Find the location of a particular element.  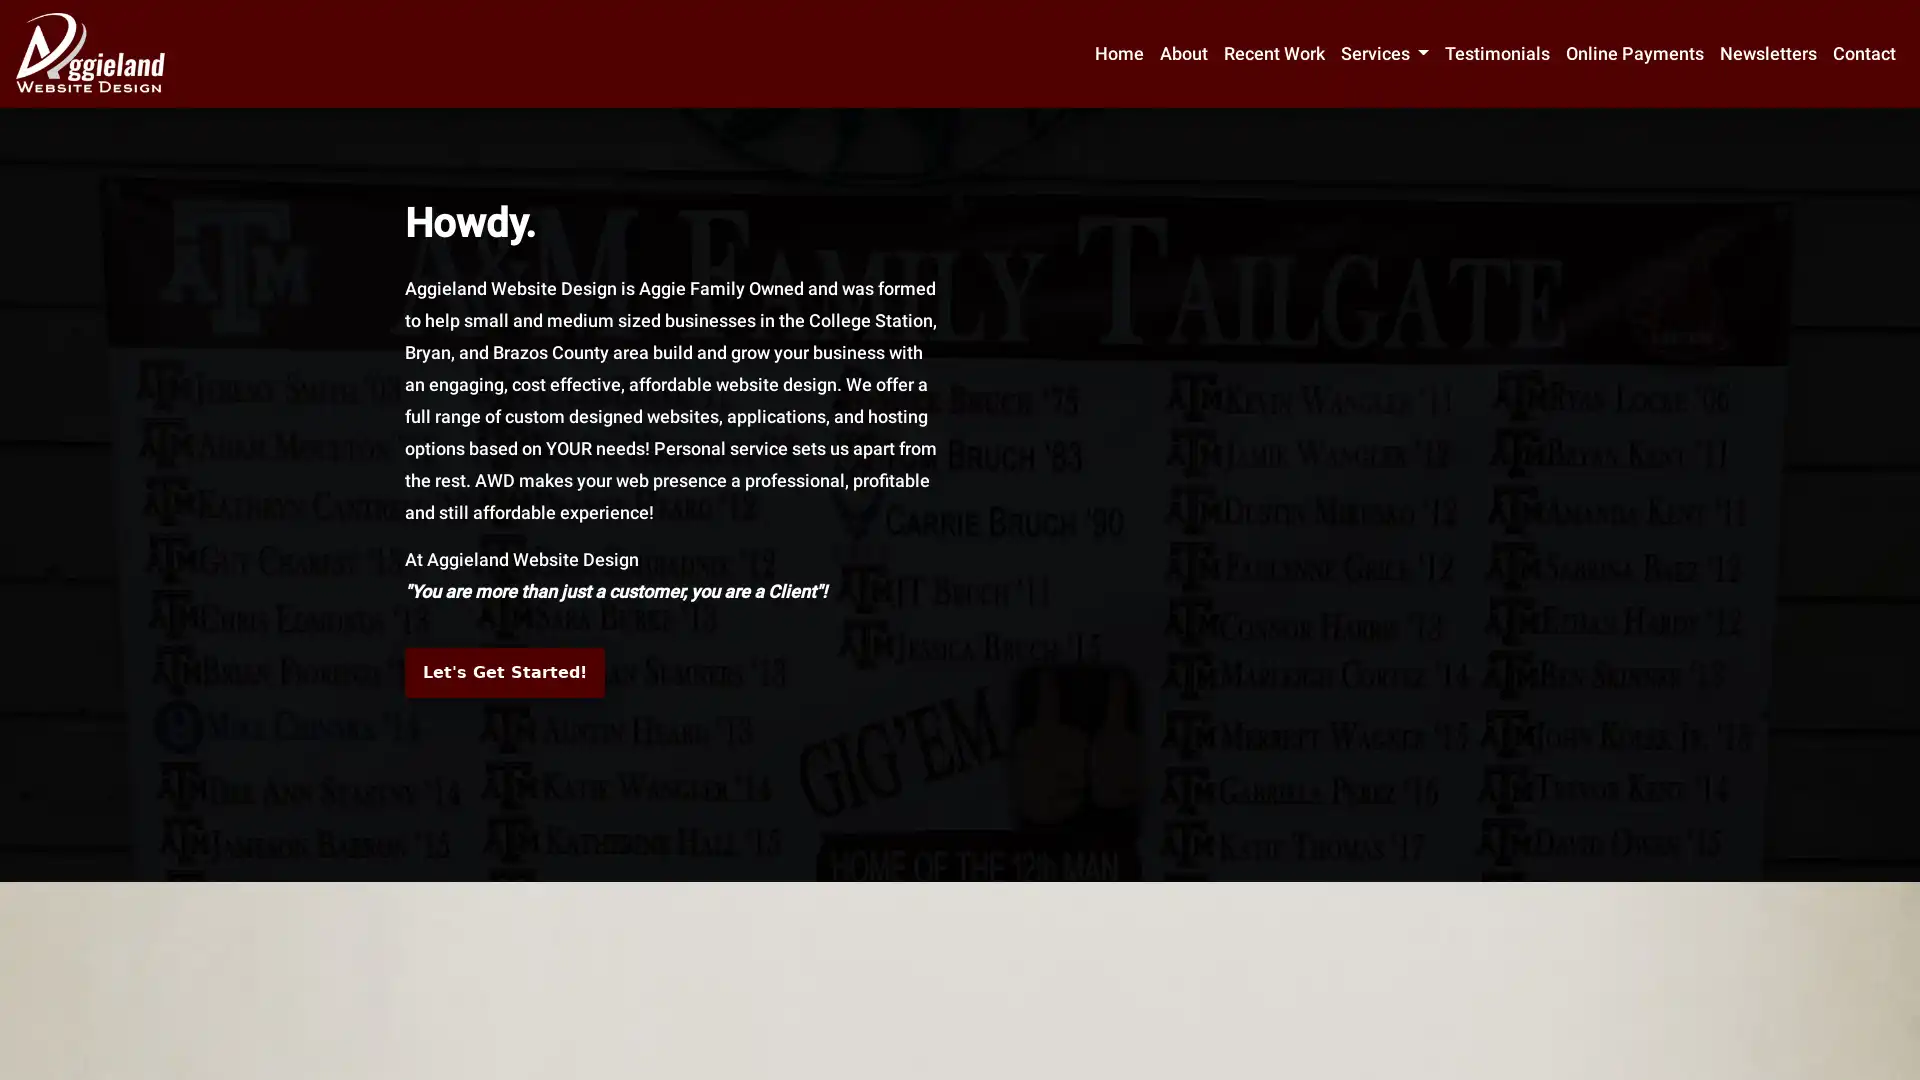

Let's Get Started! is located at coordinates (504, 672).